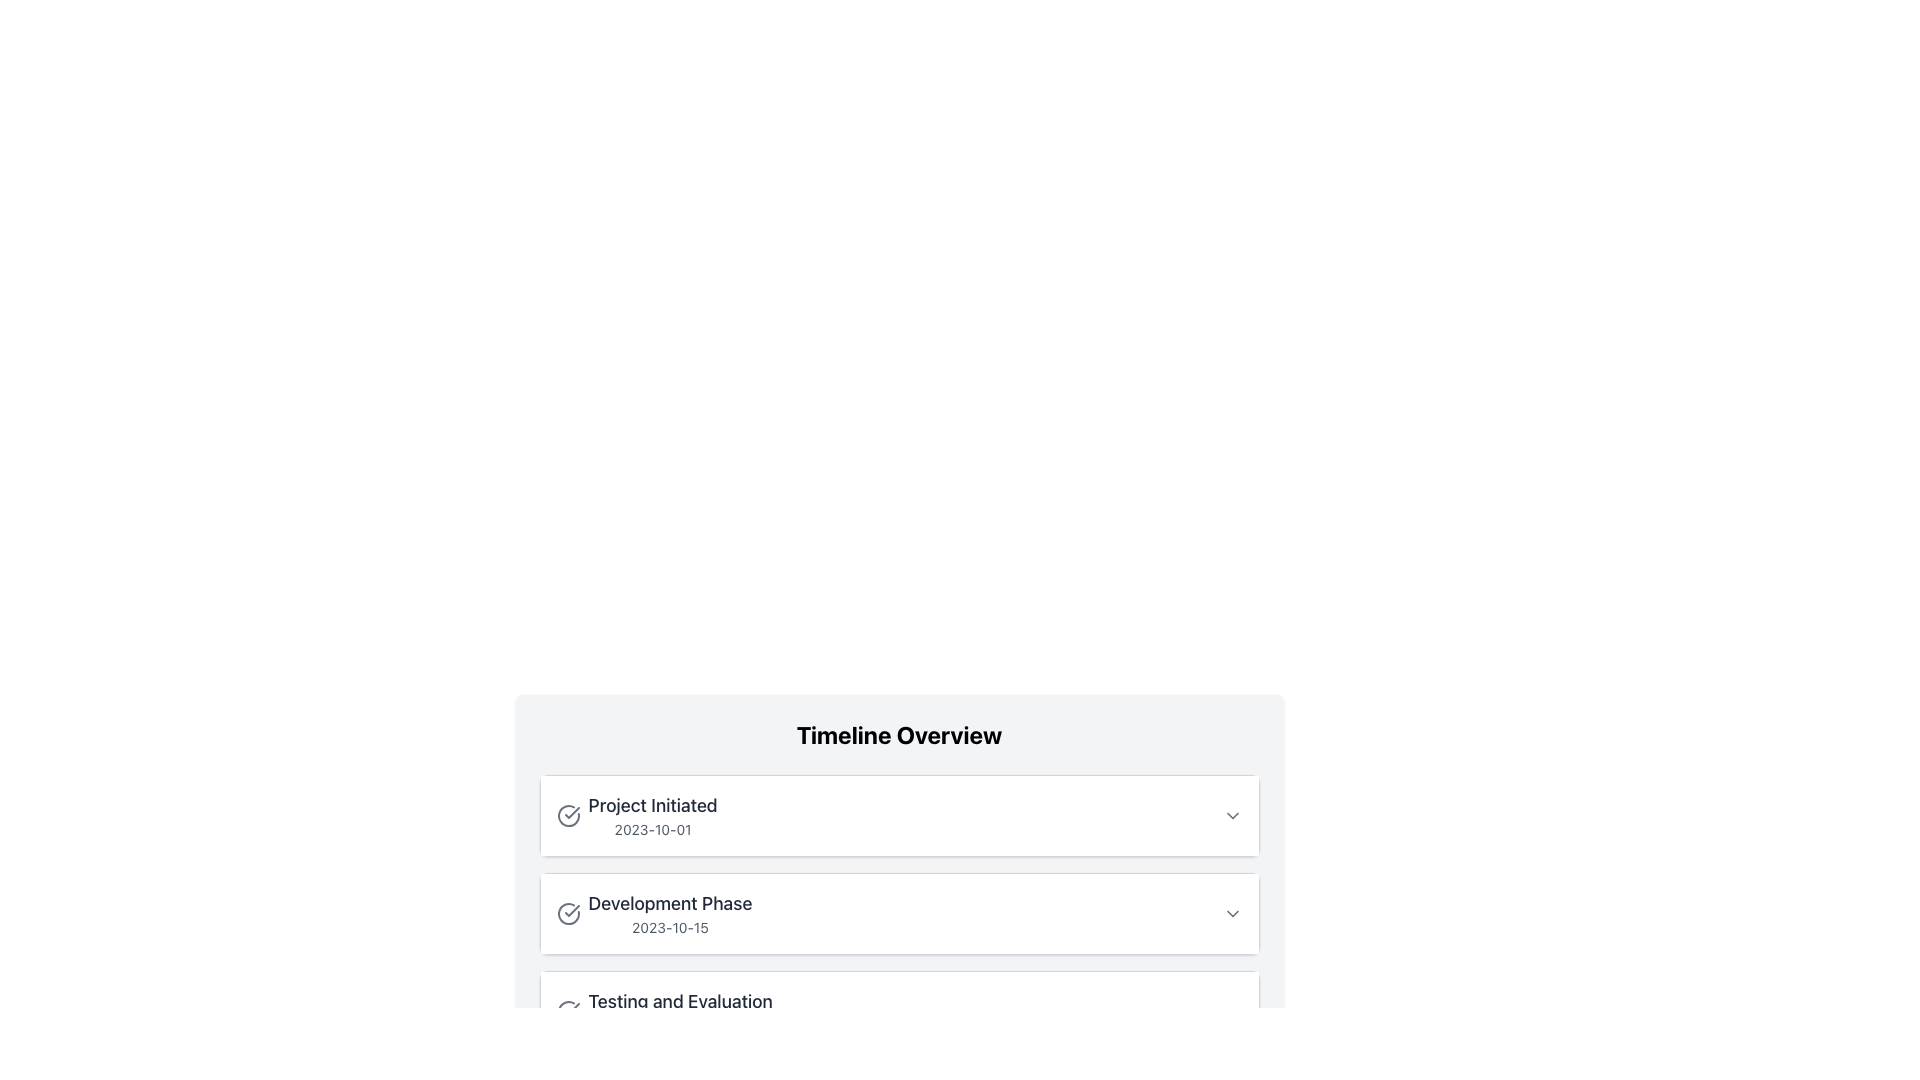 This screenshot has width=1920, height=1080. I want to click on the icon that visually indicates the 'Development Phase' item in the timeline dated '2023-10-15', so click(570, 910).